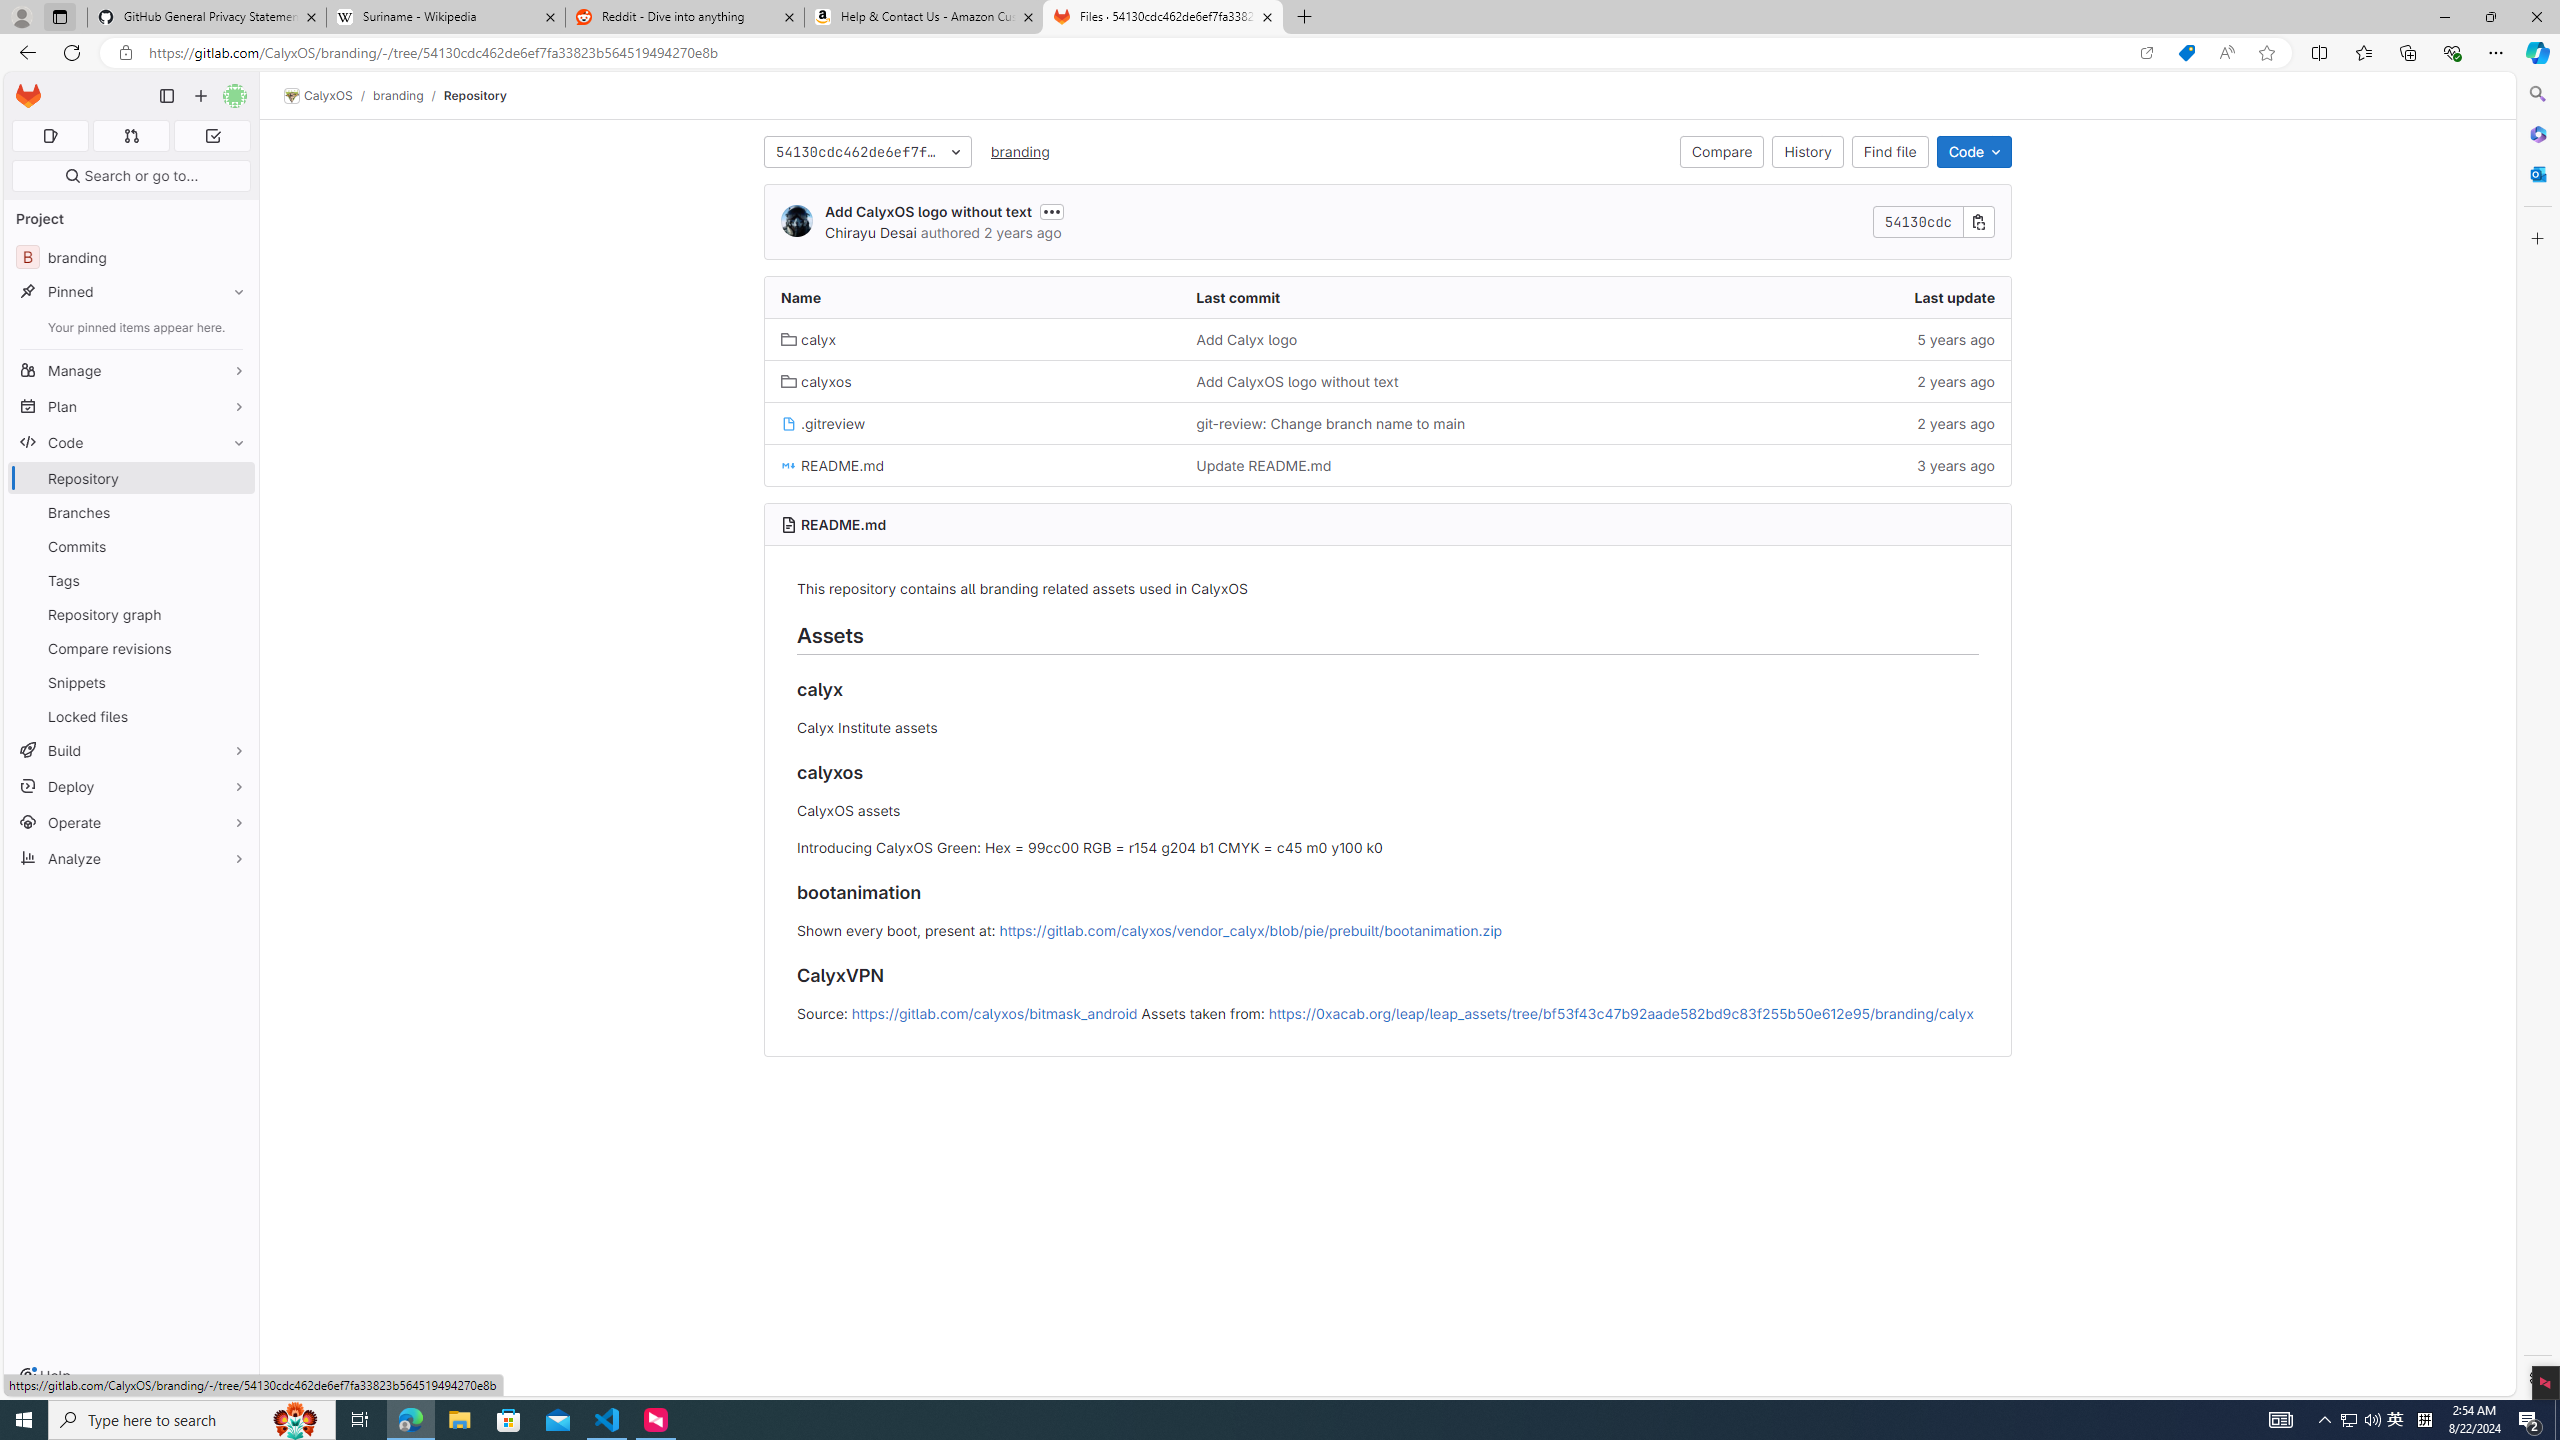 The width and height of the screenshot is (2560, 1440). What do you see at coordinates (130, 750) in the screenshot?
I see `'Build'` at bounding box center [130, 750].